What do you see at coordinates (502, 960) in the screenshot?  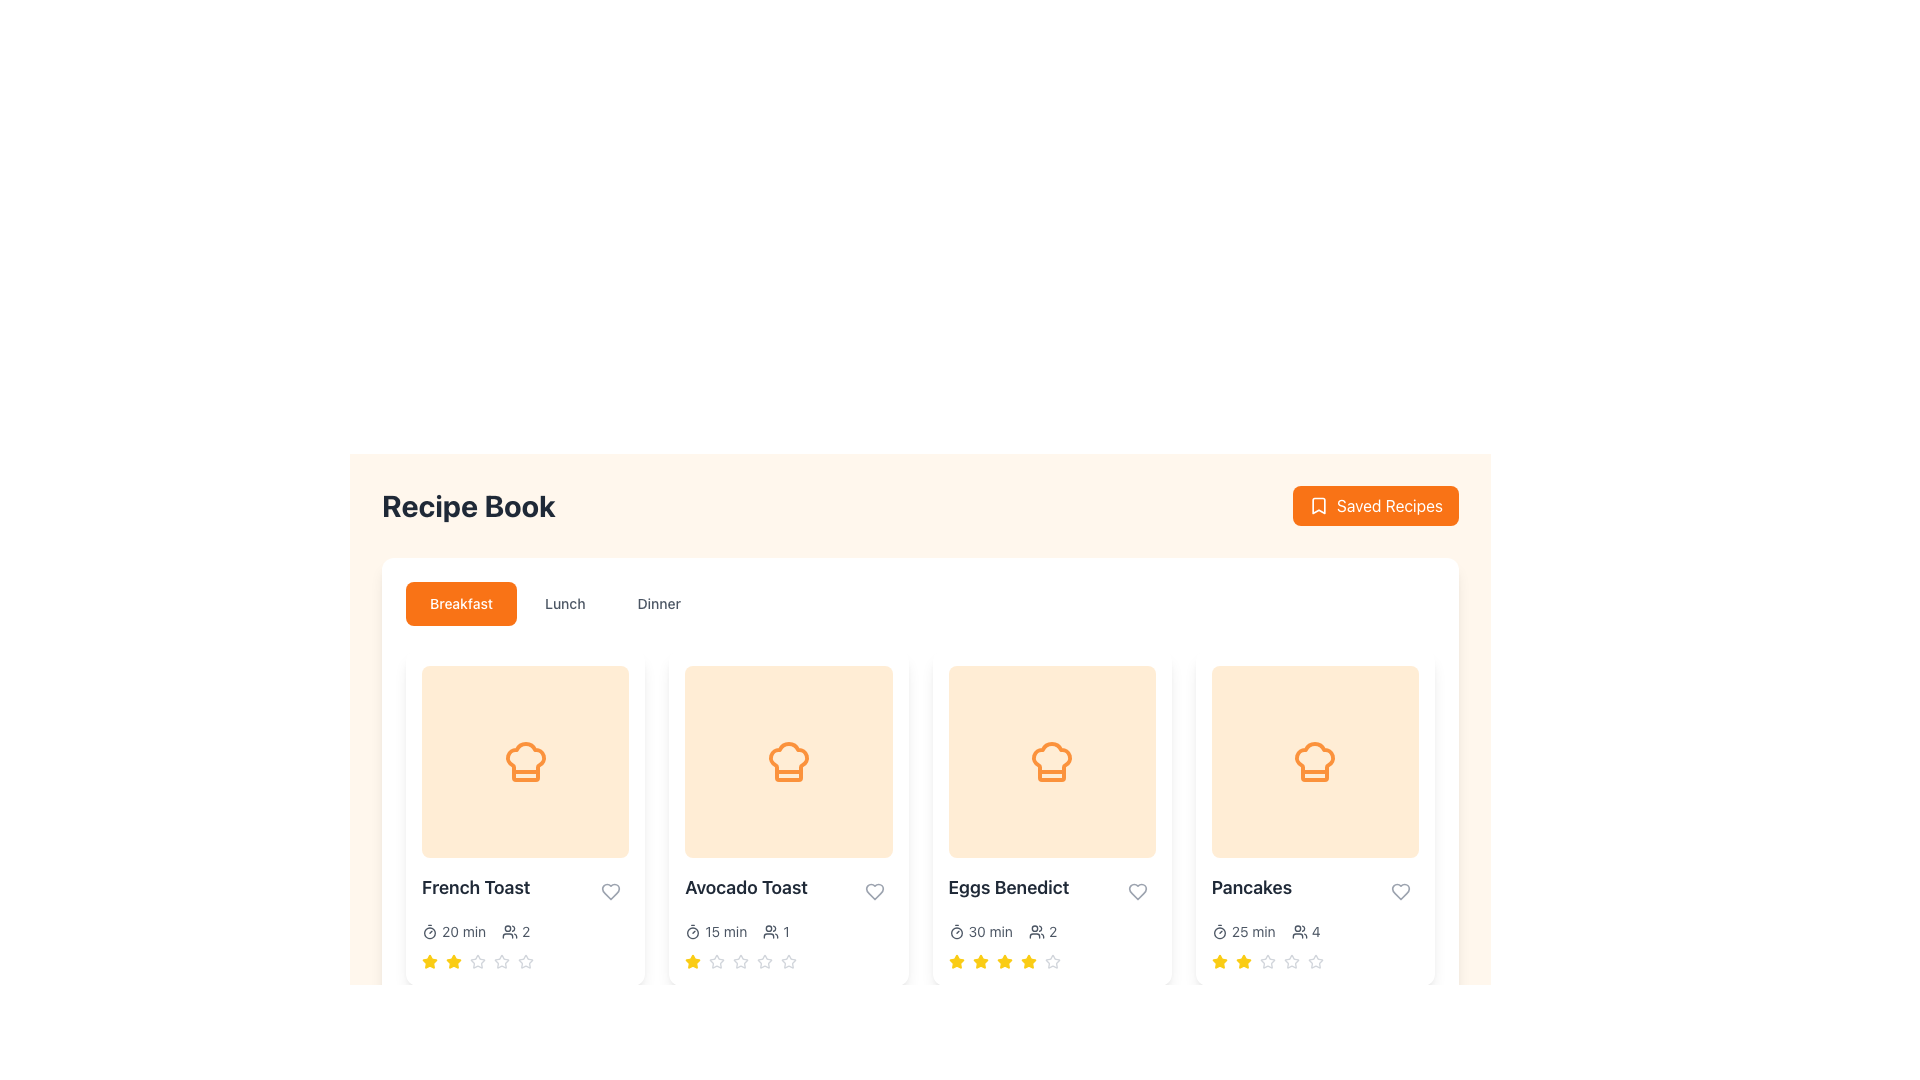 I see `the sixth hollow gray star icon in the rating system for the 'French Toast' recipe` at bounding box center [502, 960].